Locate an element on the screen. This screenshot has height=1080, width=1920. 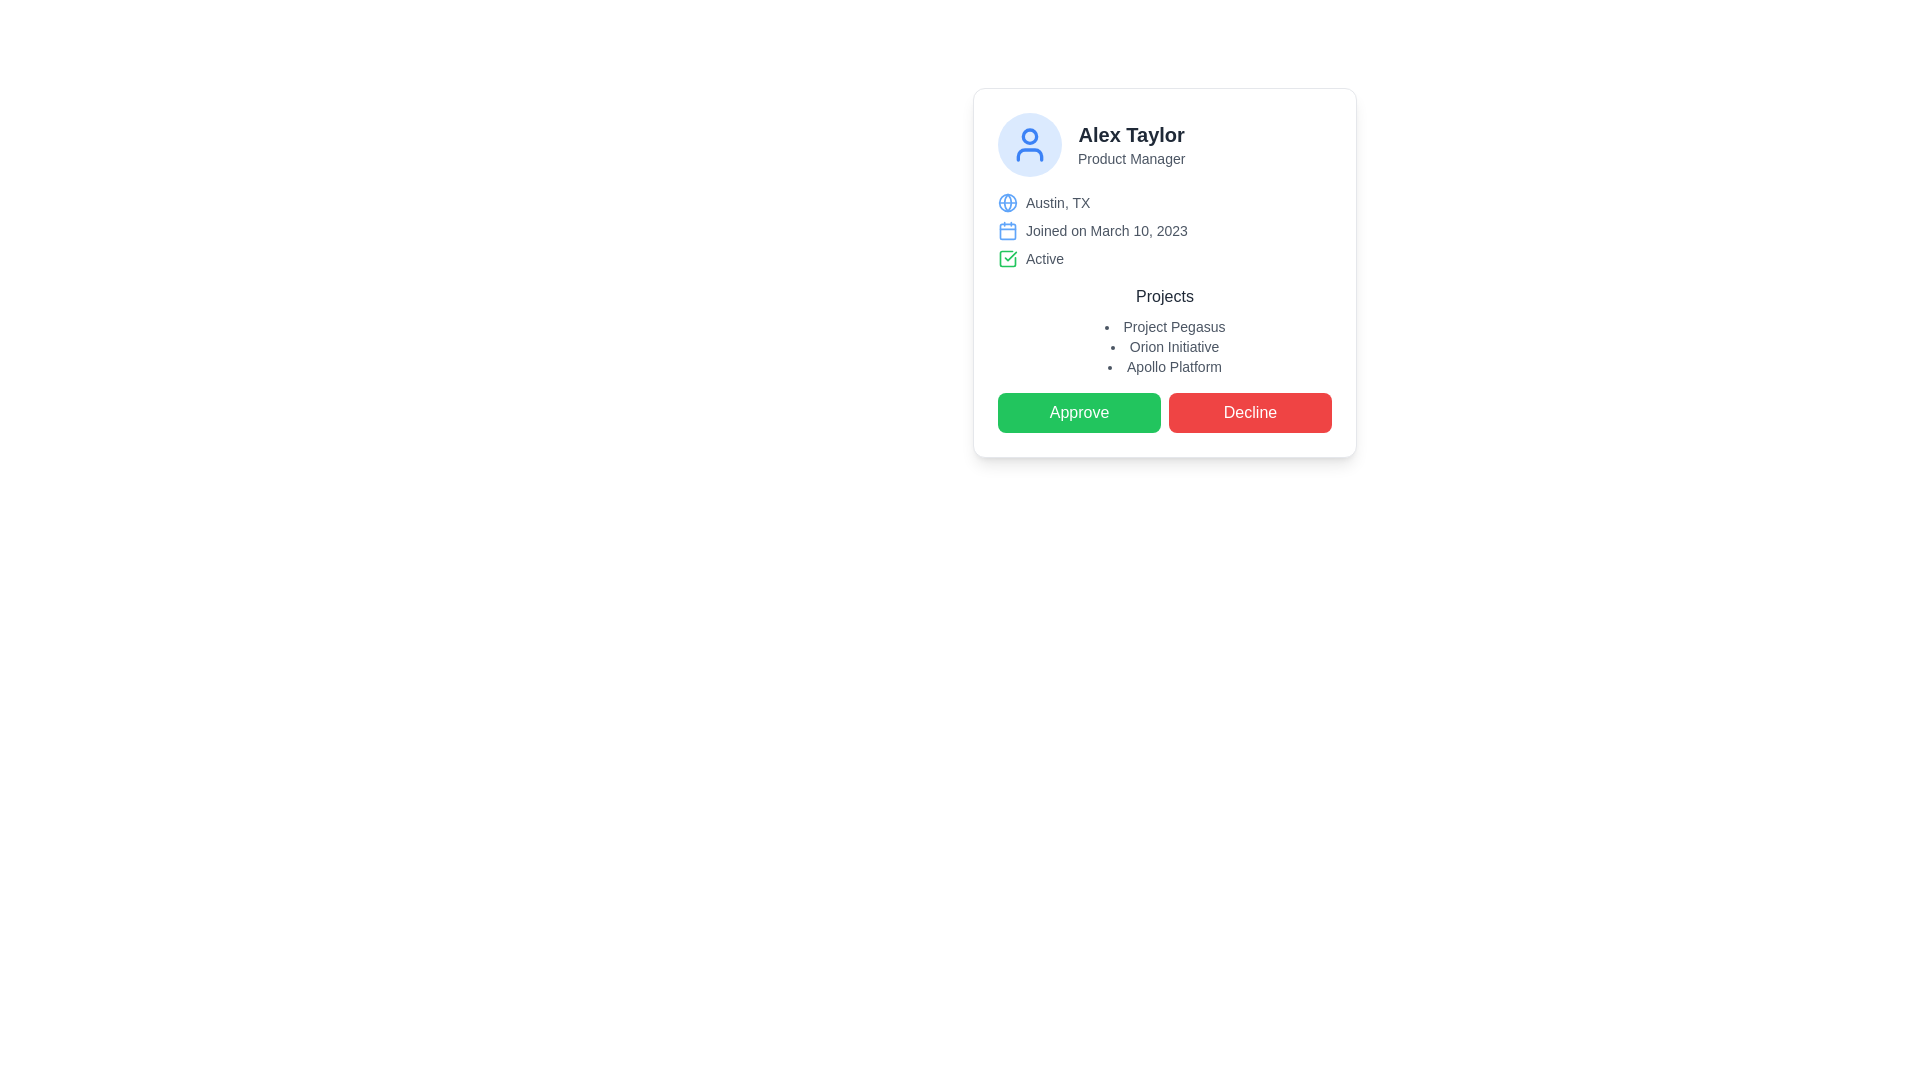
the Profile summary header displaying the user's name is located at coordinates (1165, 144).